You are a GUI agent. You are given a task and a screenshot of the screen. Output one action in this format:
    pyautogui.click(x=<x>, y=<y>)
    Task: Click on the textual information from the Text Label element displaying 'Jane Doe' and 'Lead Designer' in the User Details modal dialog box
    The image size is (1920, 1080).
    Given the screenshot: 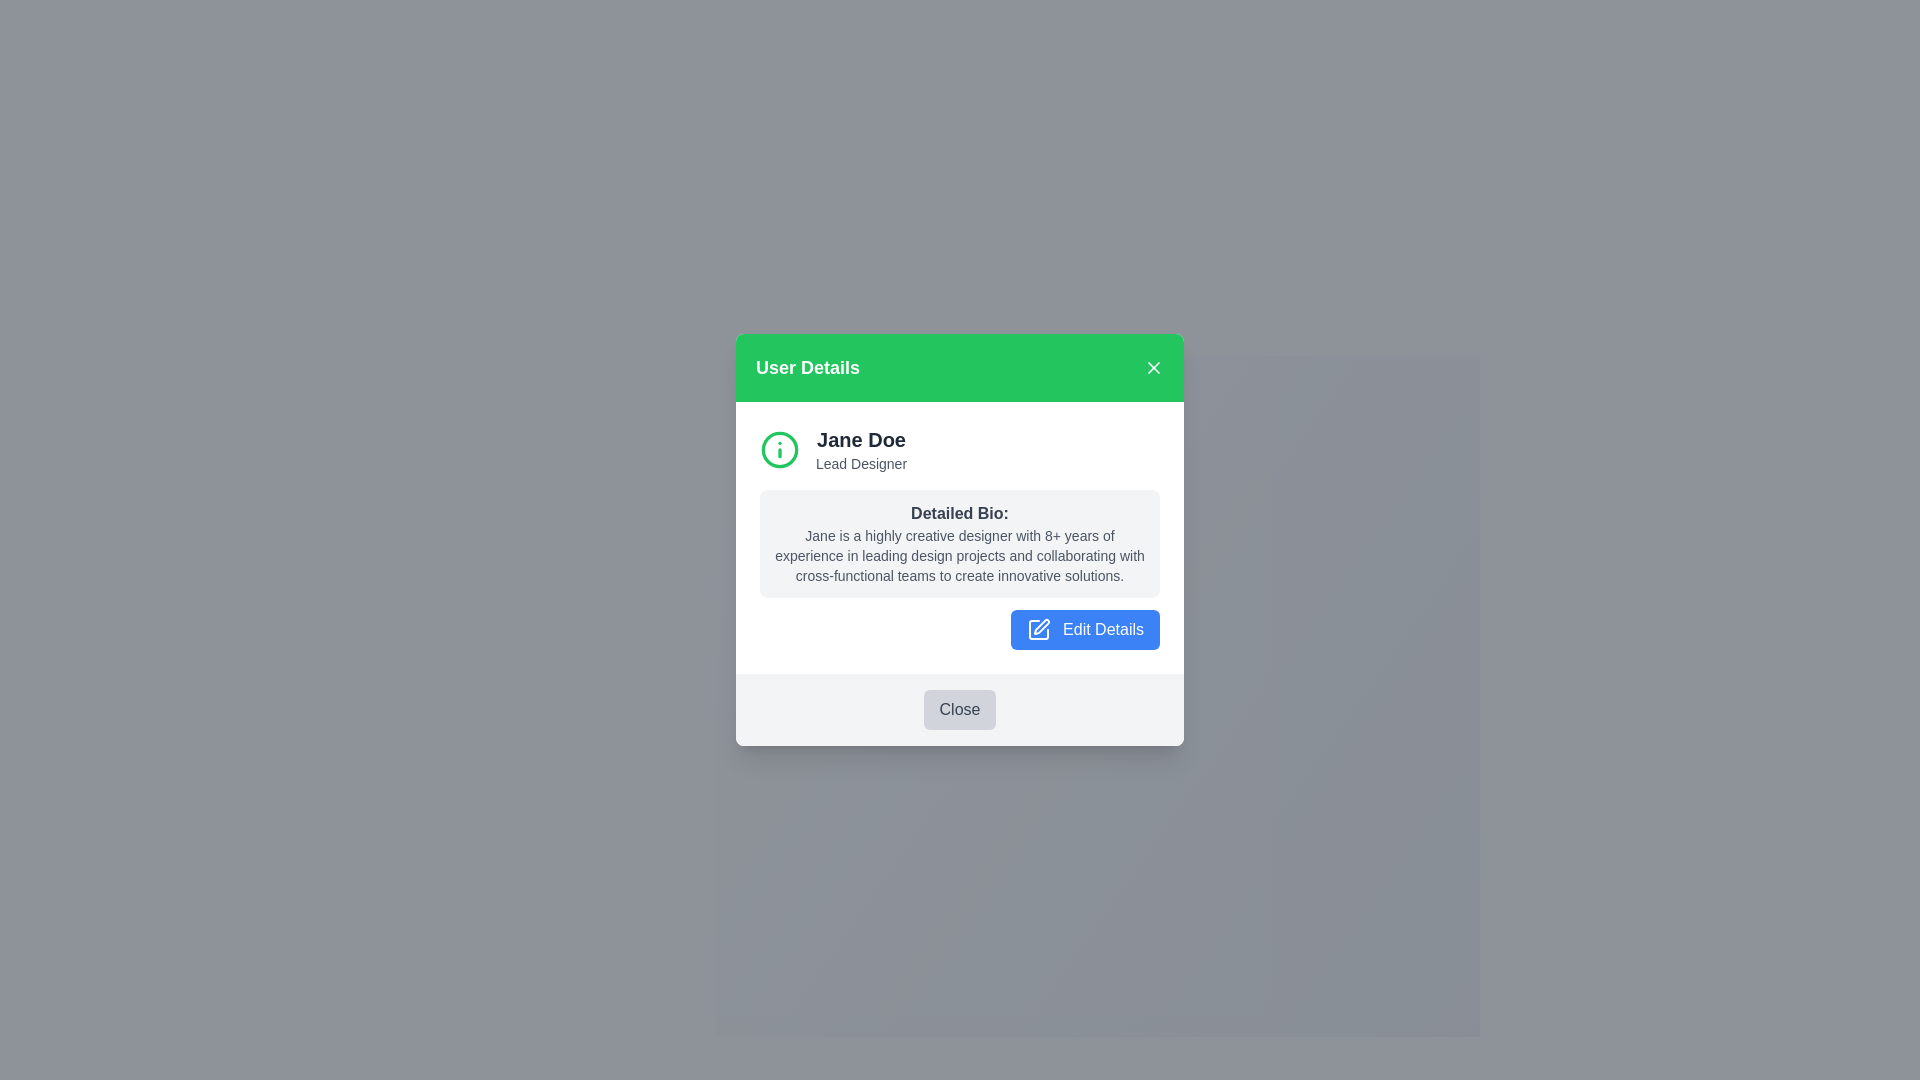 What is the action you would take?
    pyautogui.click(x=861, y=448)
    